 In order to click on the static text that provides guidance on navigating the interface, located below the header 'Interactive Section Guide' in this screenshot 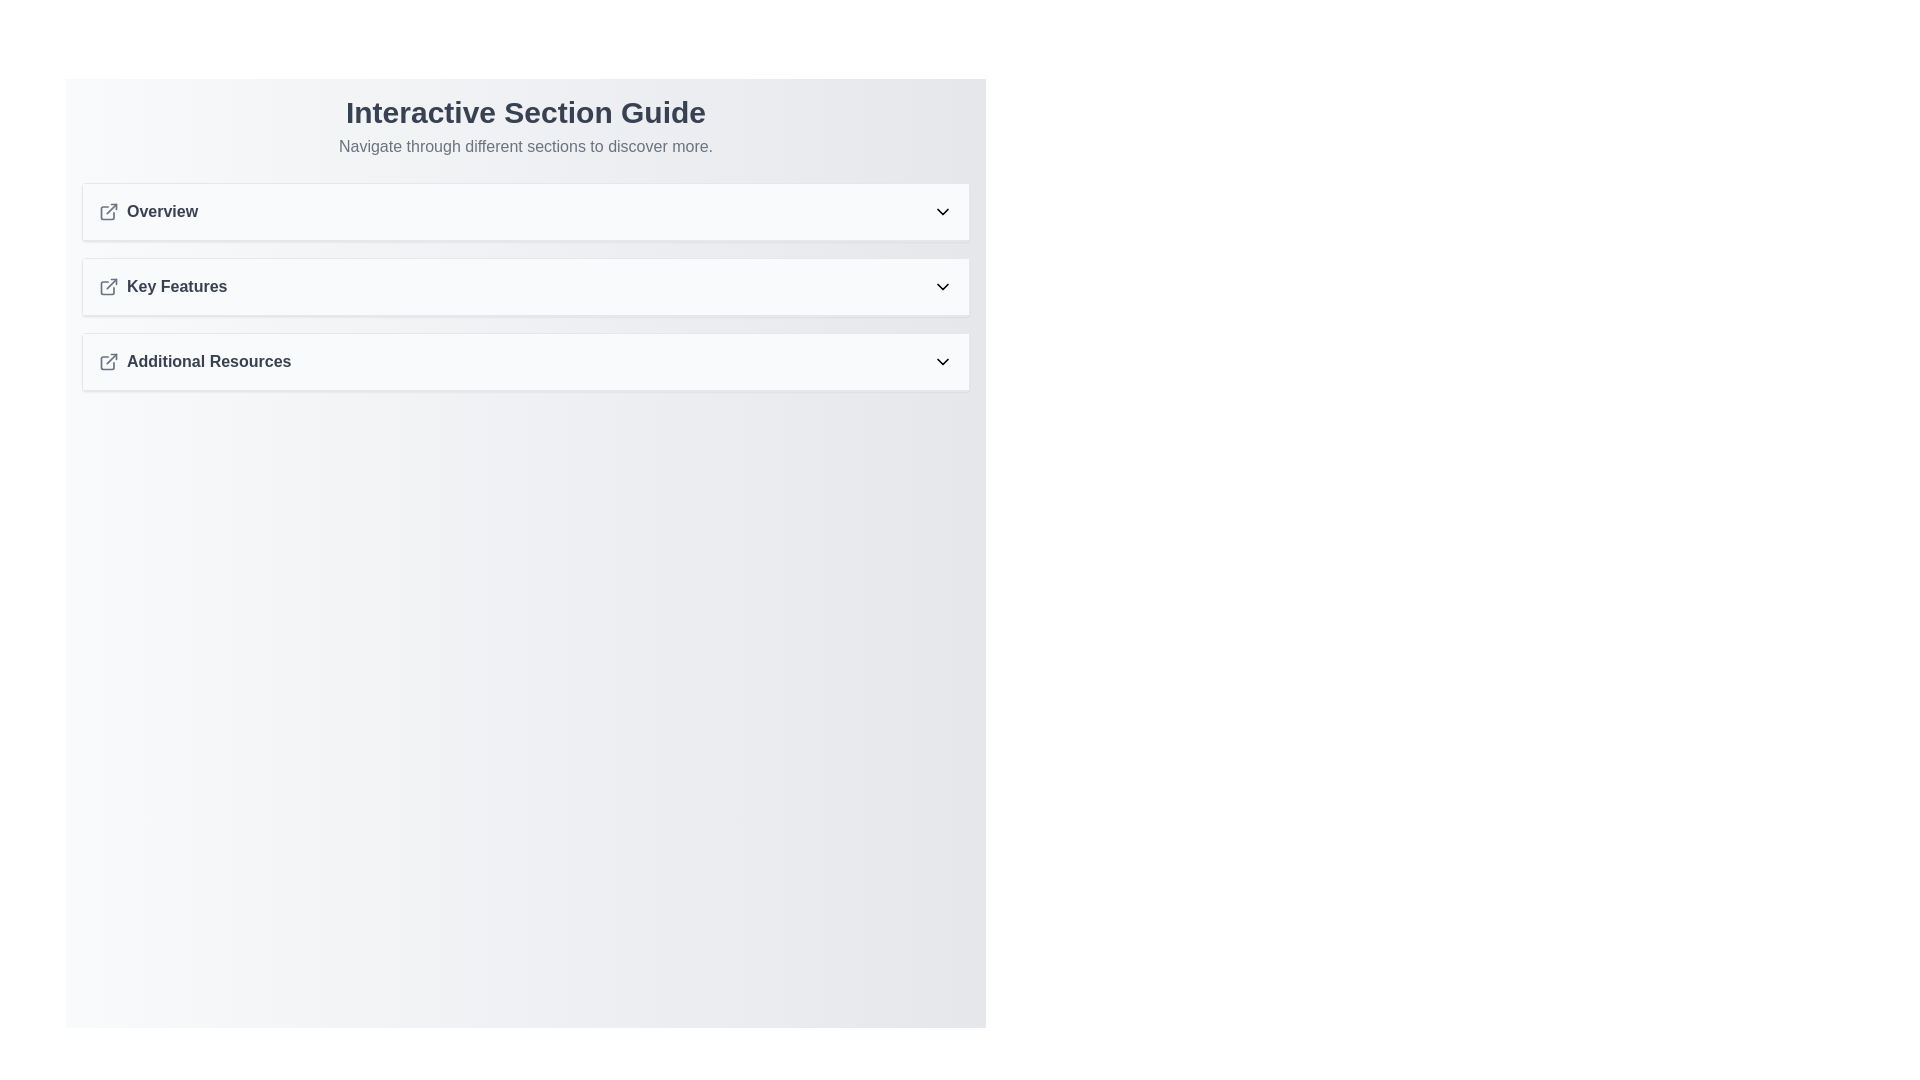, I will do `click(526, 145)`.